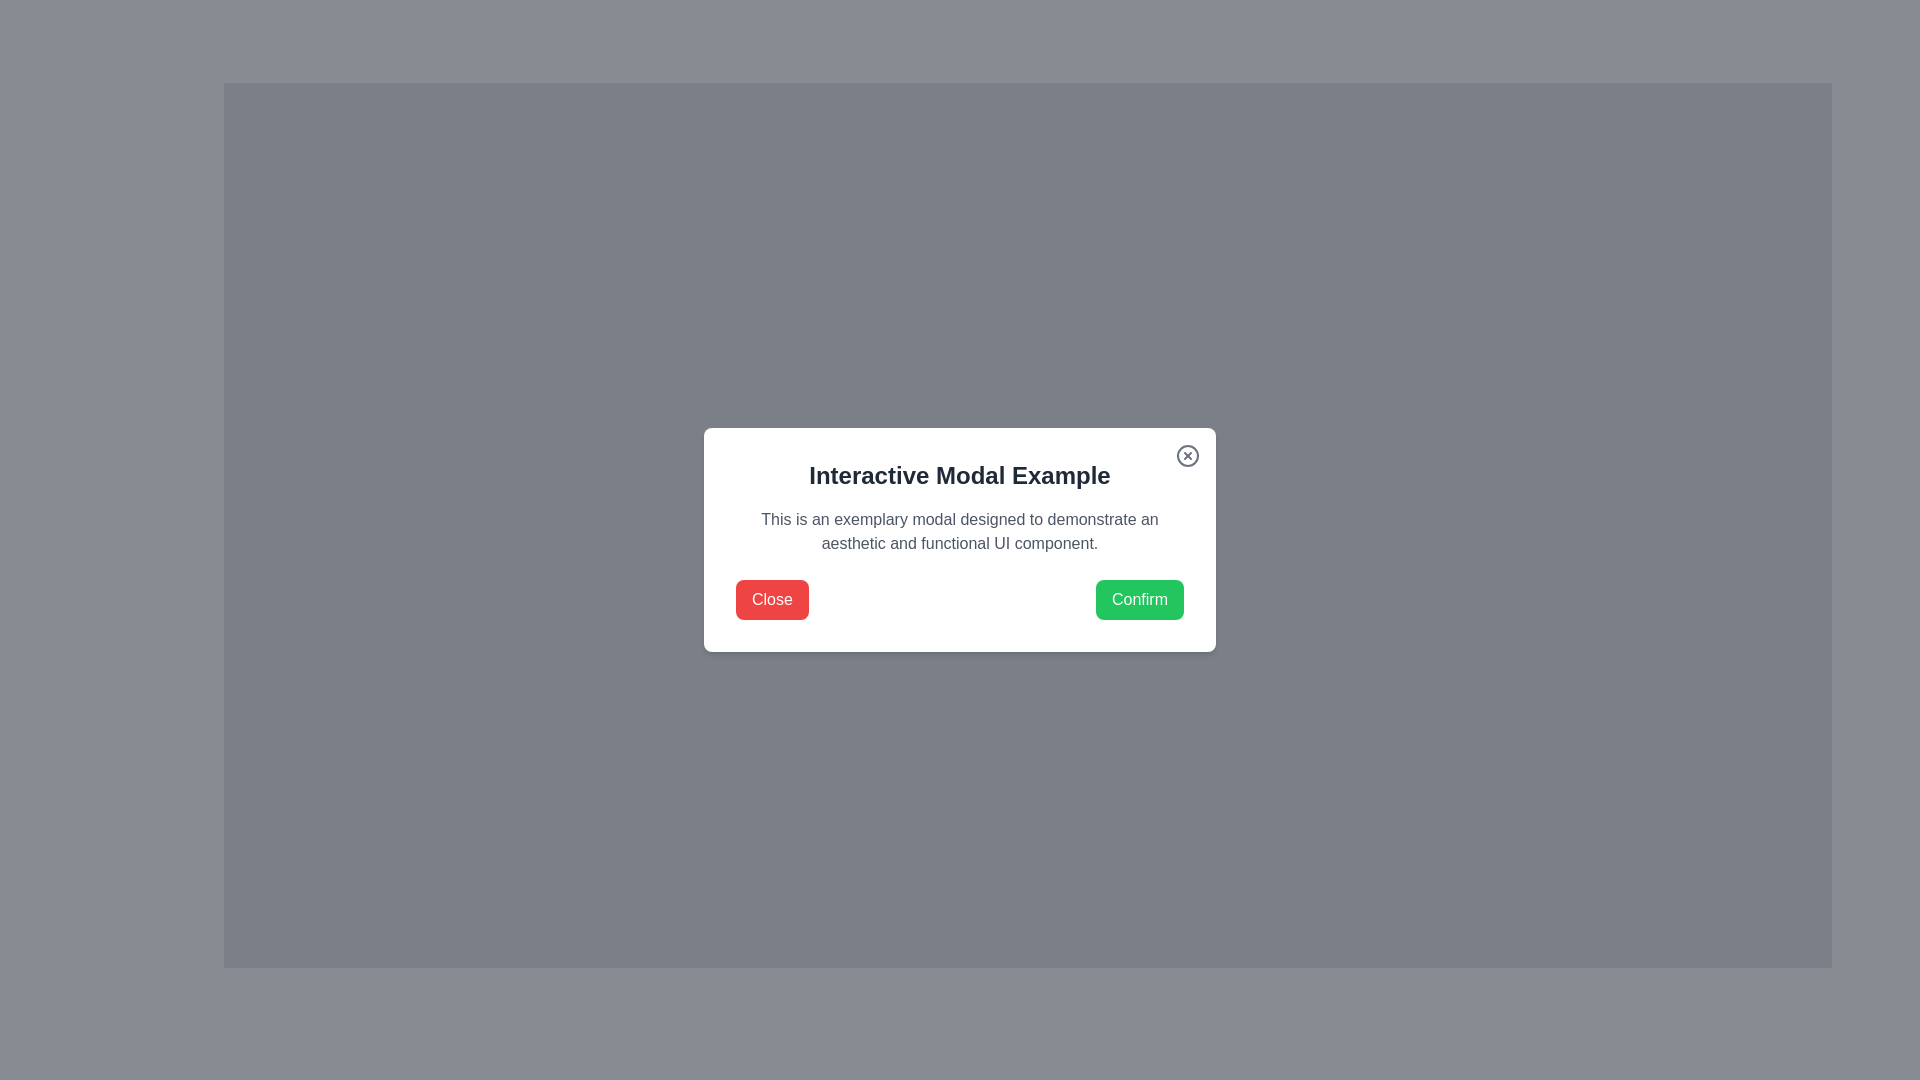 The width and height of the screenshot is (1920, 1080). What do you see at coordinates (960, 531) in the screenshot?
I see `the text block that reads 'This is an exemplary modal designed to demonstrate an aesthetic and functional UI component.' which is located between the header 'Interactive Modal Example' and the action buttons 'Close' and 'Confirm'` at bounding box center [960, 531].